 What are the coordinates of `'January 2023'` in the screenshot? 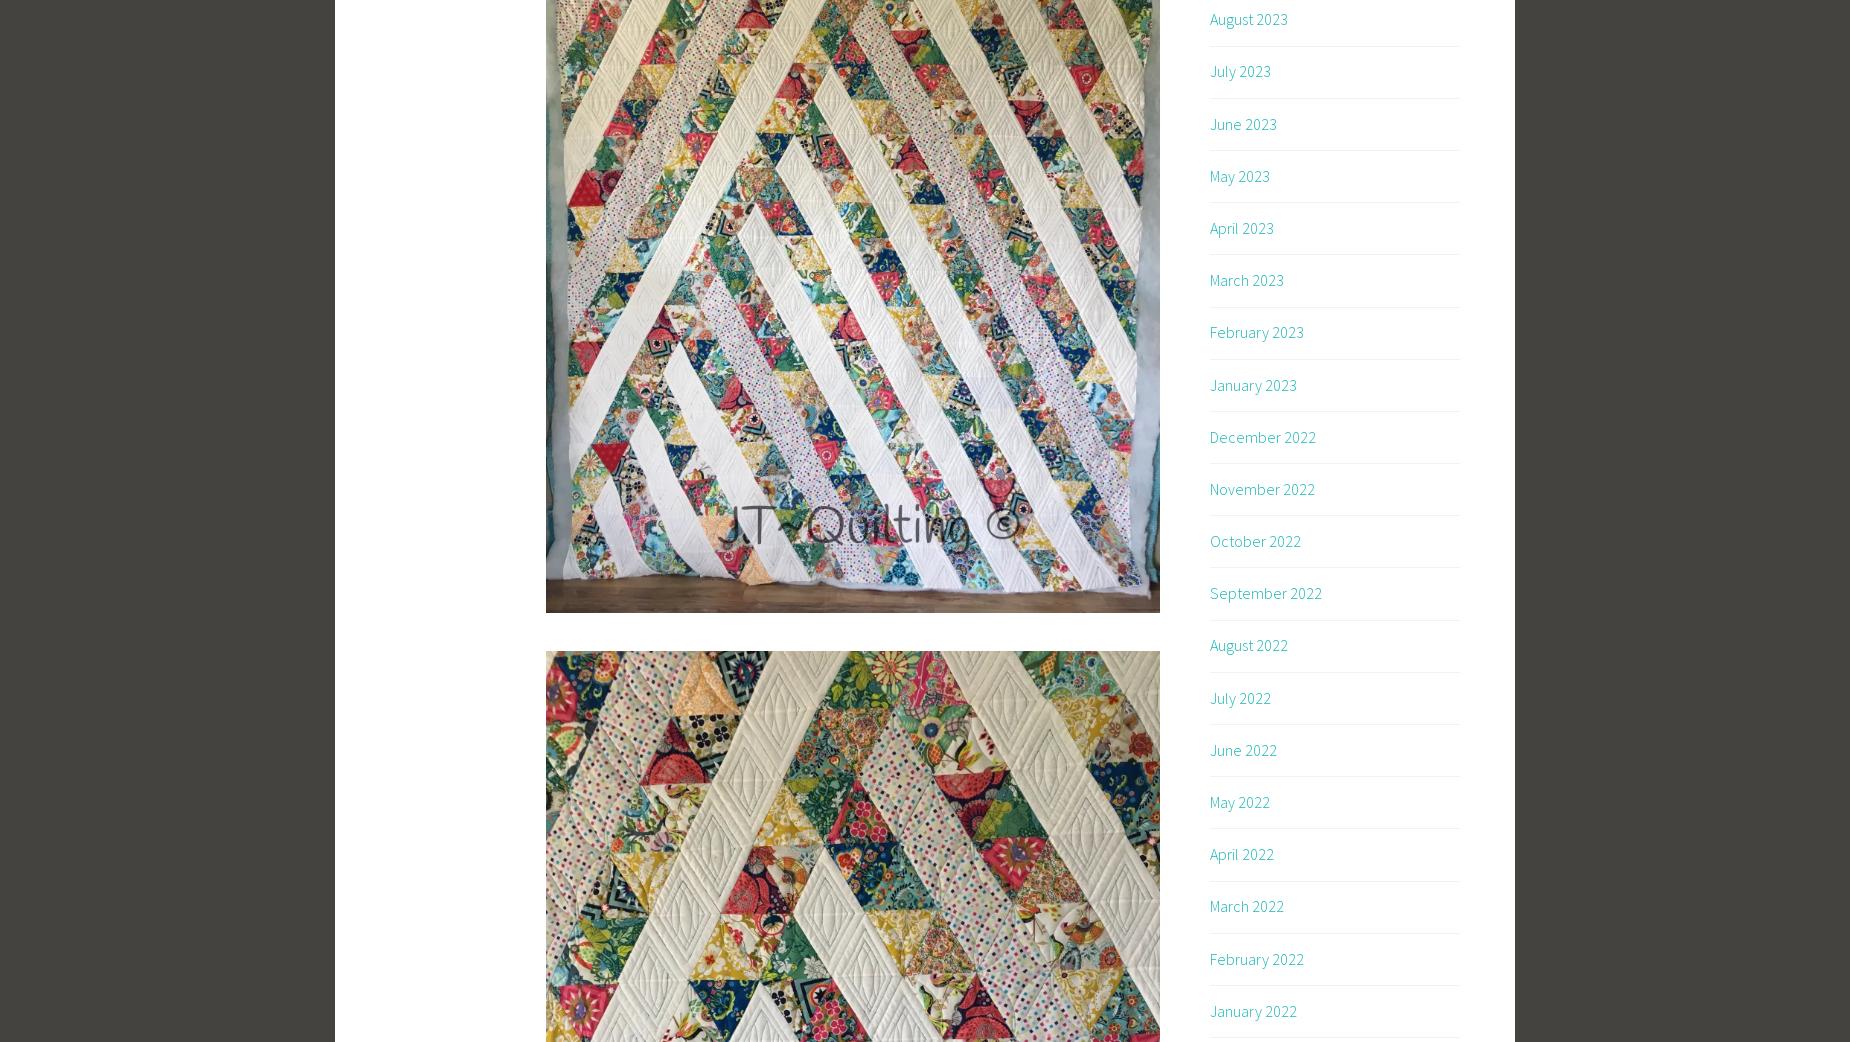 It's located at (1252, 382).